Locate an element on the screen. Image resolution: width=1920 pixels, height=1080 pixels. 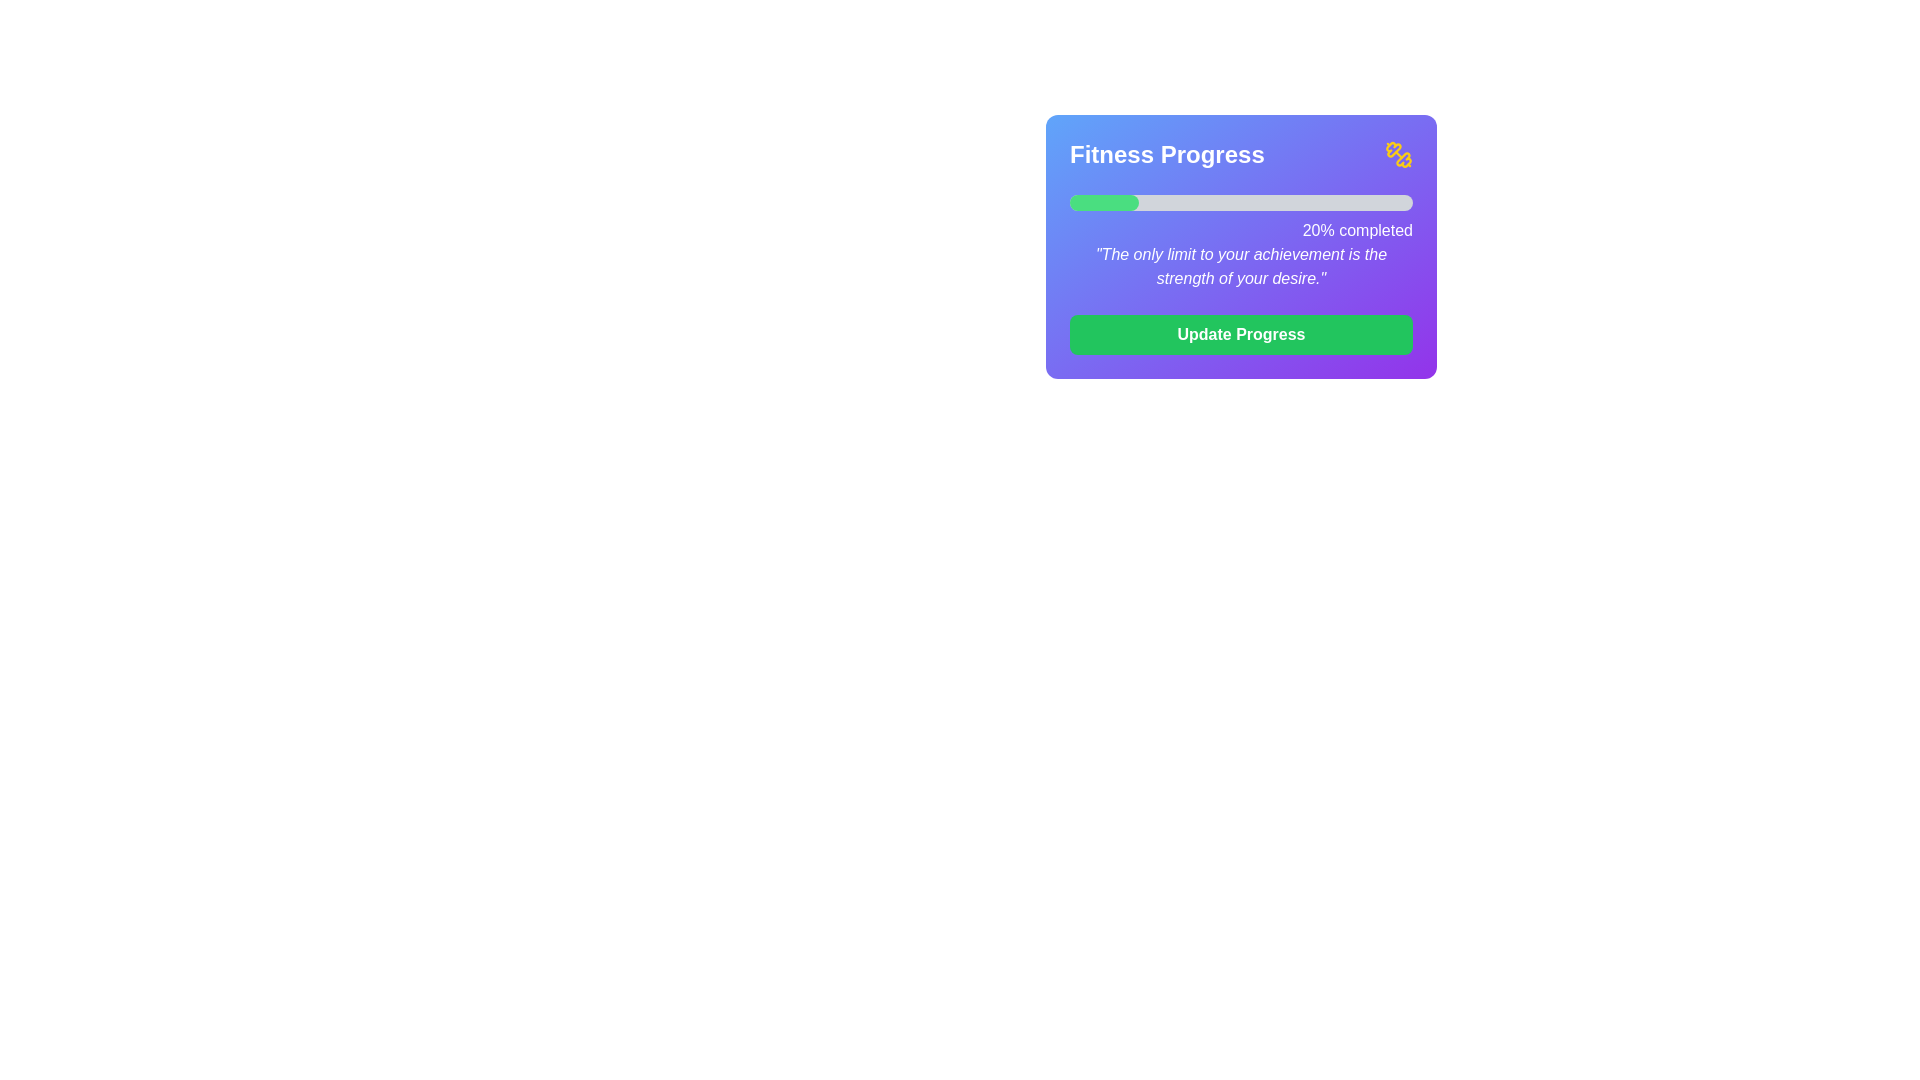
the horizontal progress bar indicating 20% progress, located in the top-central part of the 'Fitness Progress' section is located at coordinates (1240, 203).